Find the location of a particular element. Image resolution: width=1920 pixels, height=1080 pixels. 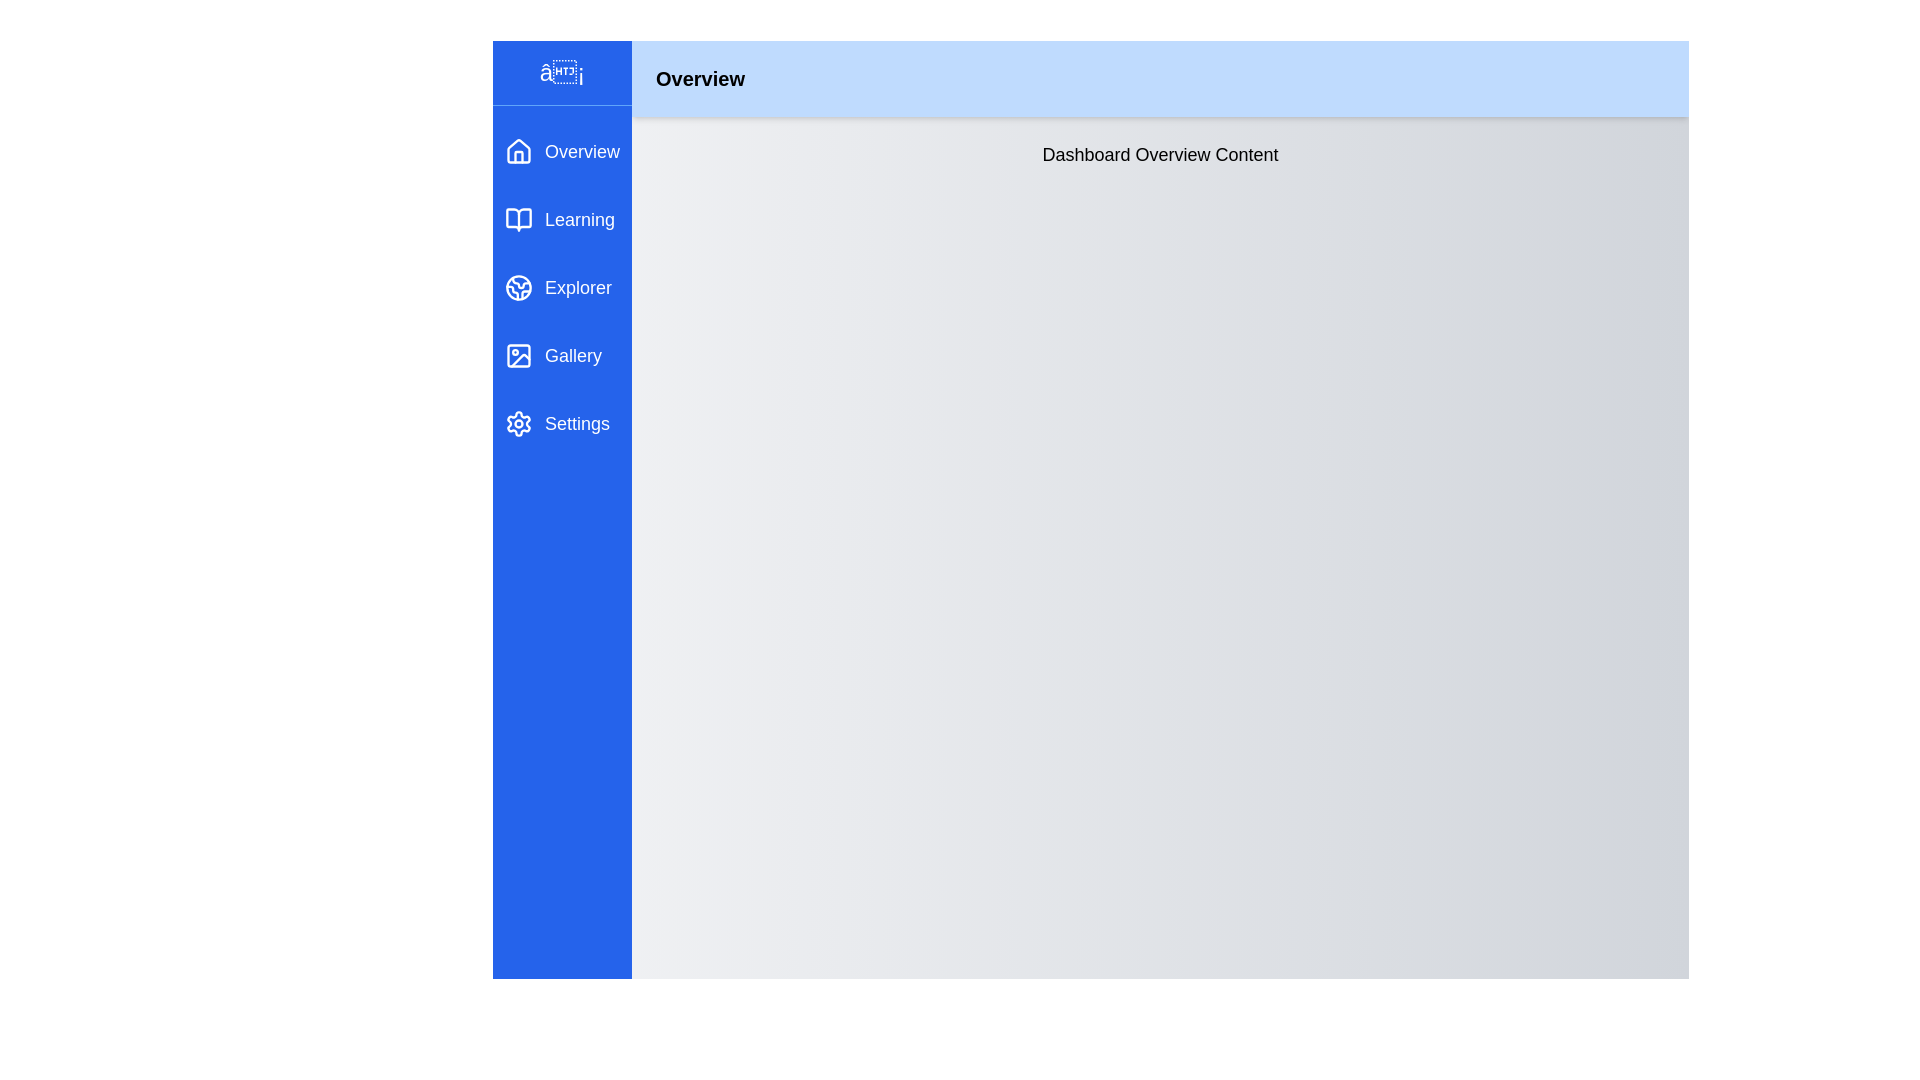

the SVG circle representing the 'Explorer' functionality in the vertical menu bar is located at coordinates (518, 288).